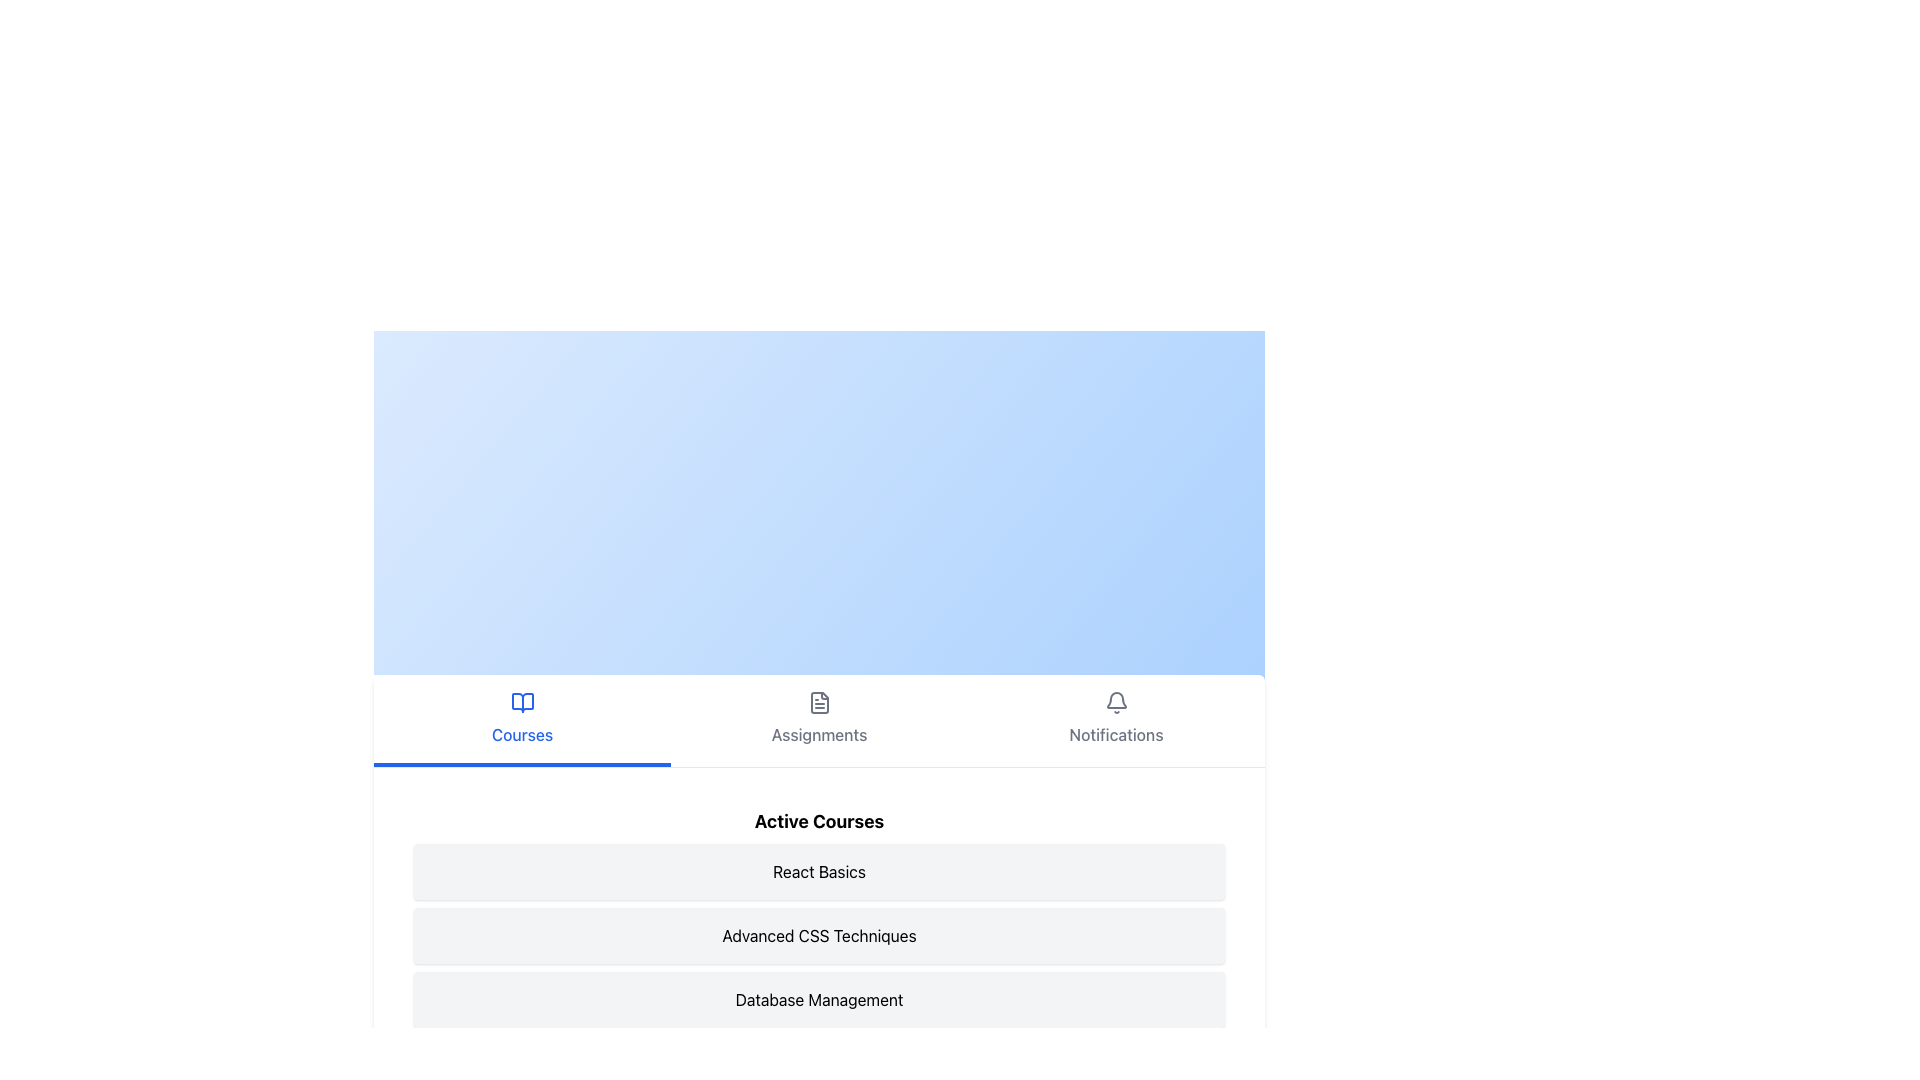 Image resolution: width=1920 pixels, height=1080 pixels. I want to click on the notification bell icon located at the top-right of the navigation bar, so click(1115, 701).